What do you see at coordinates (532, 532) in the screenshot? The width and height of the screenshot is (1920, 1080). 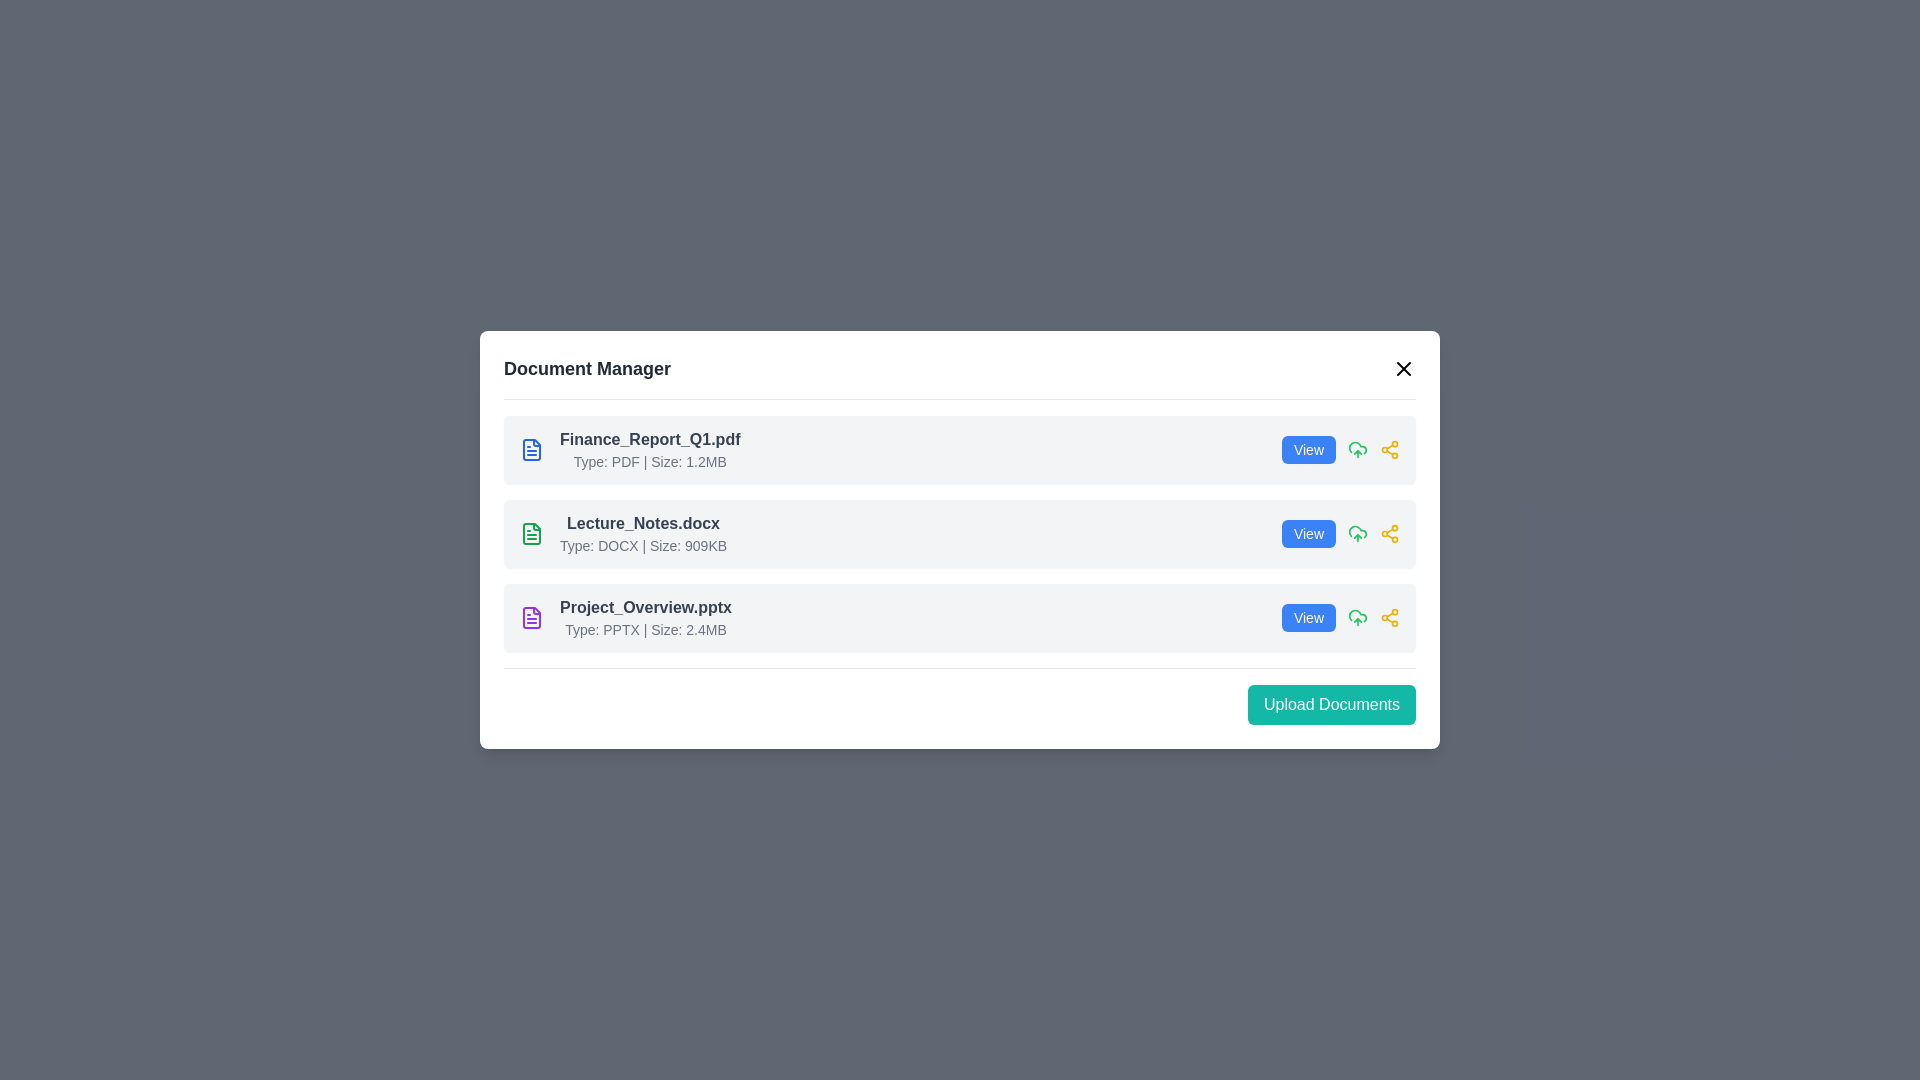 I see `the document icon with a green outline that is located to the left of the text 'Lecture_Notes.docx' in the second row of the document list interface` at bounding box center [532, 532].